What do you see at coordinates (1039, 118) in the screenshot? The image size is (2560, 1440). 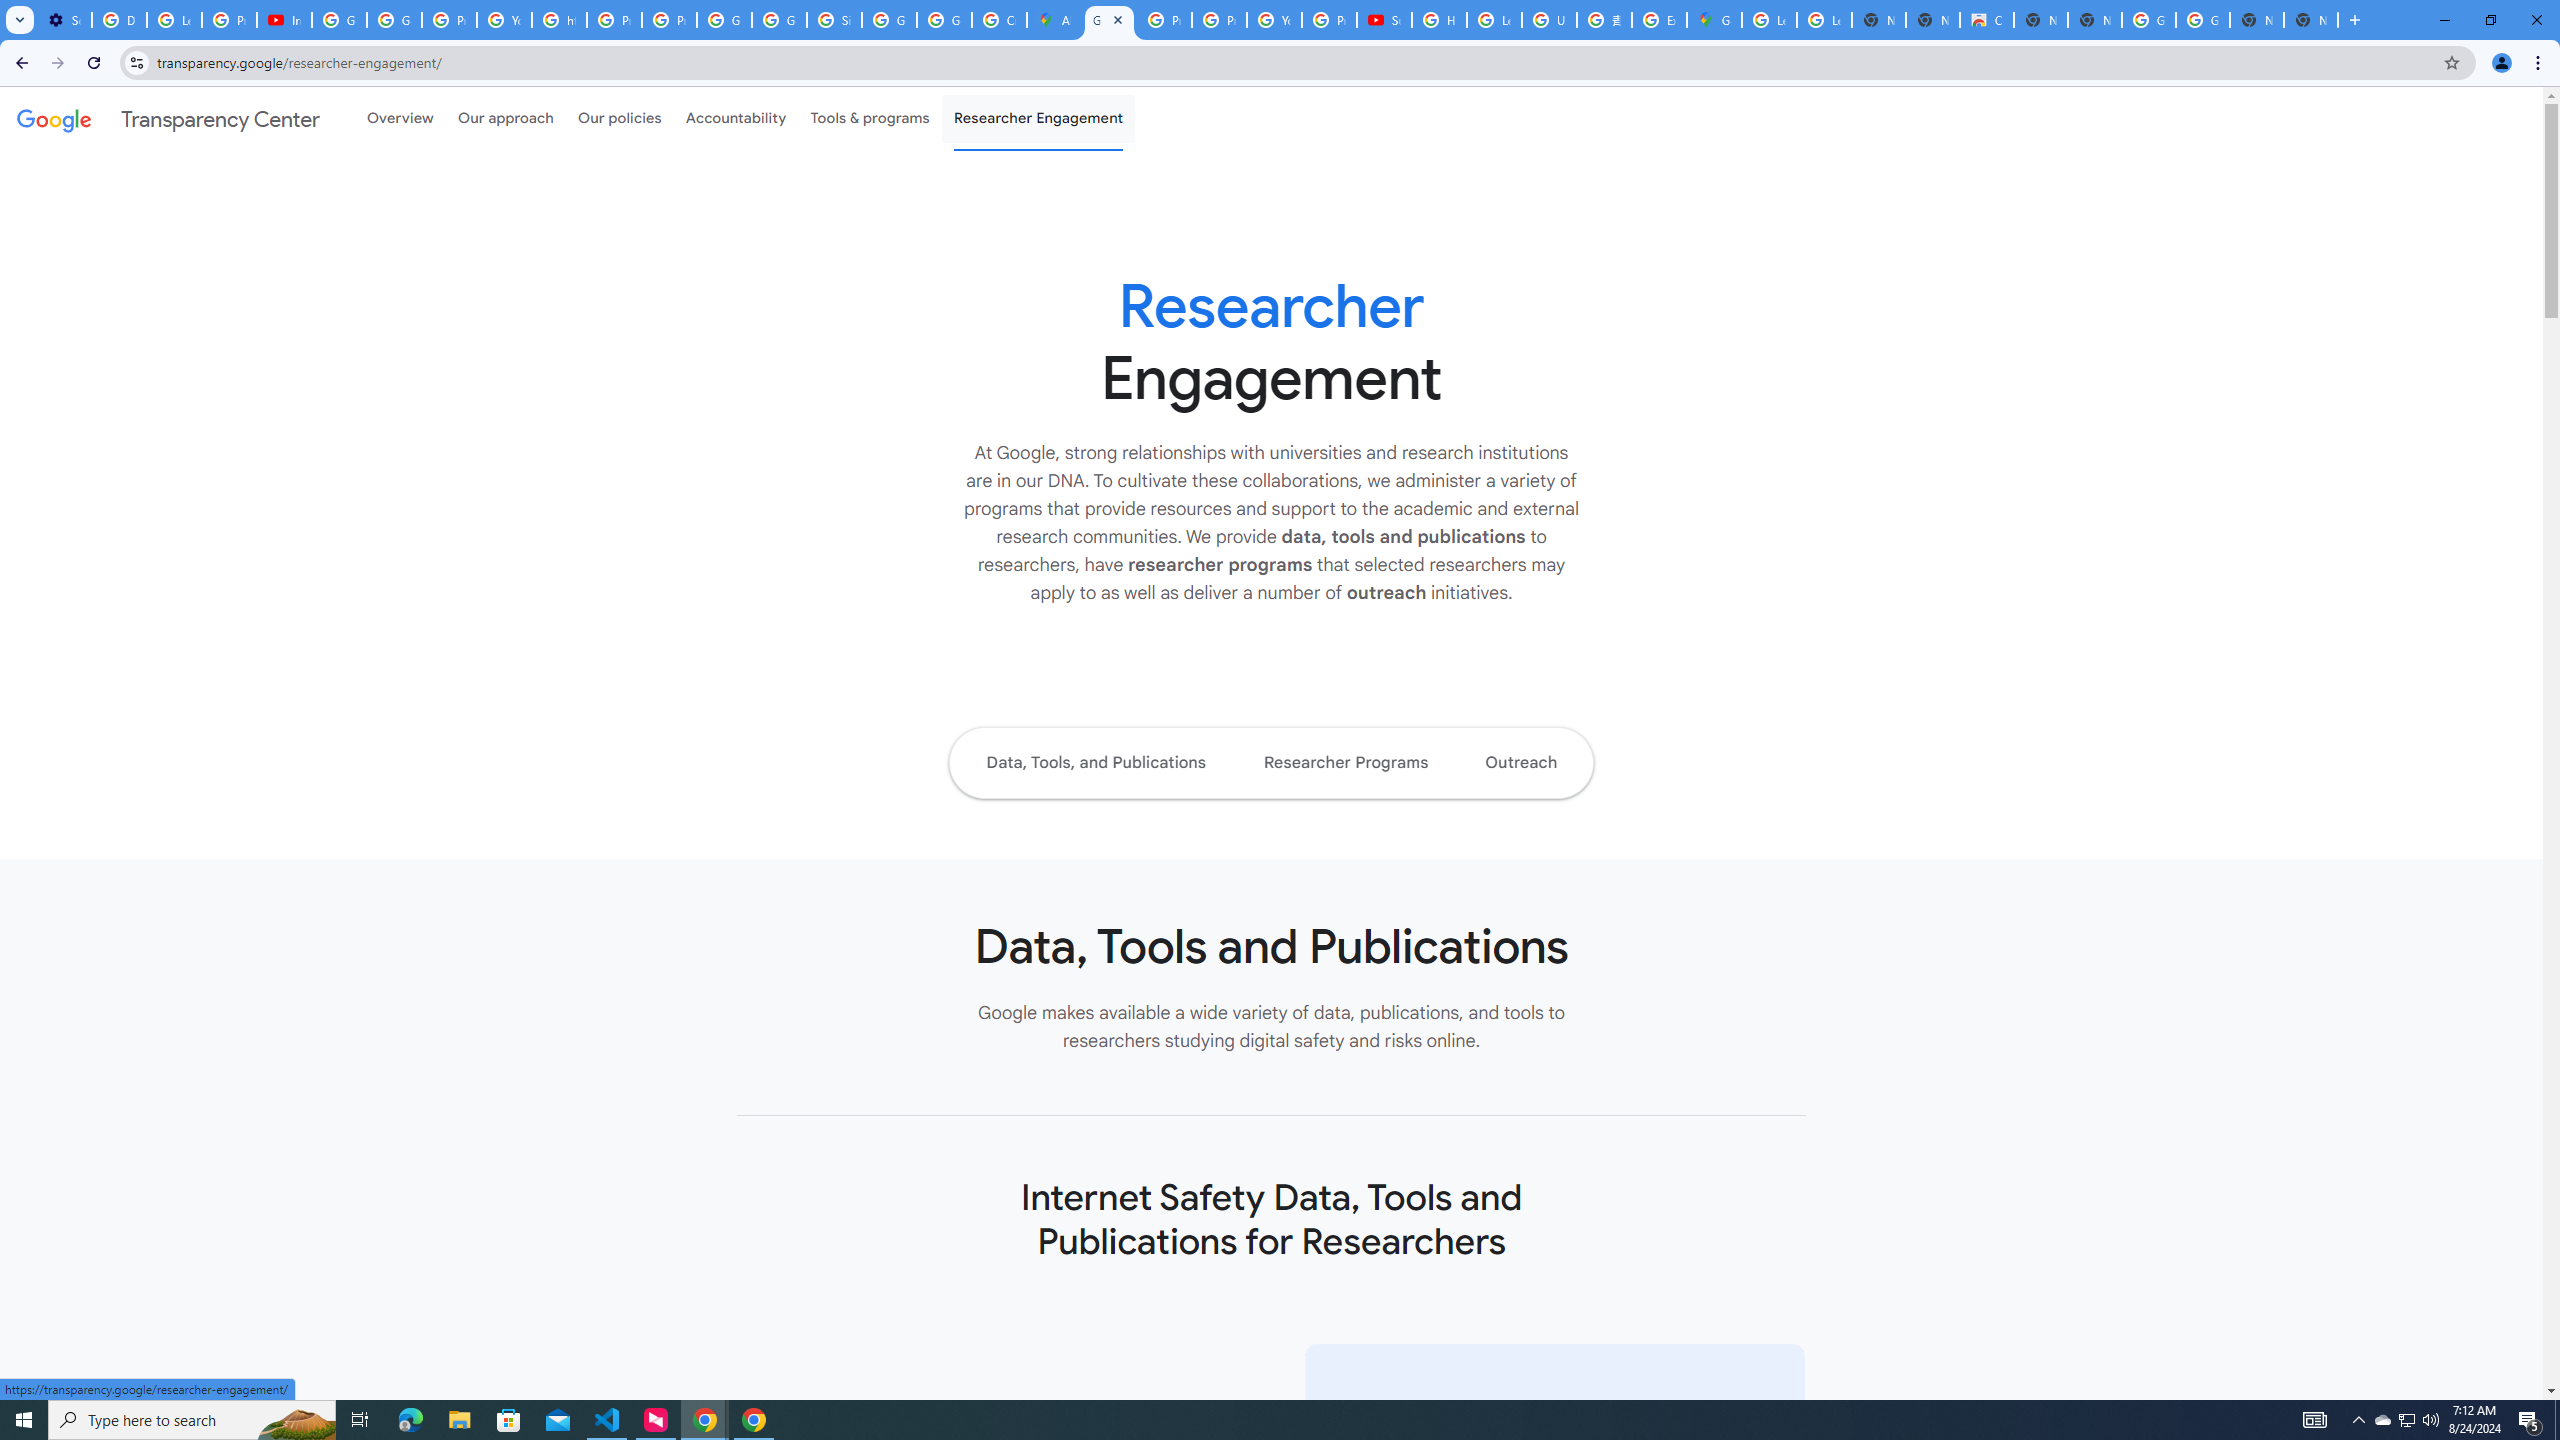 I see `'Researcher Engagement'` at bounding box center [1039, 118].